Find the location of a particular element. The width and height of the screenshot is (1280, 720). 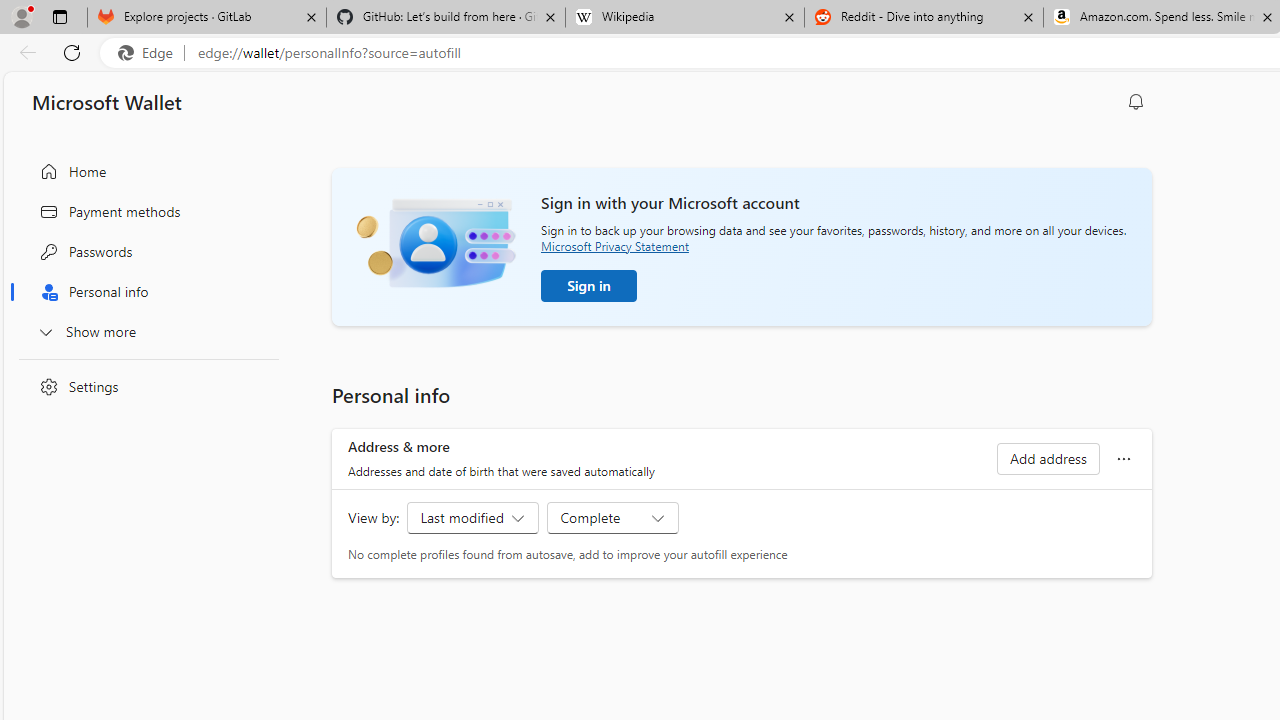

'Payment methods' is located at coordinates (143, 211).